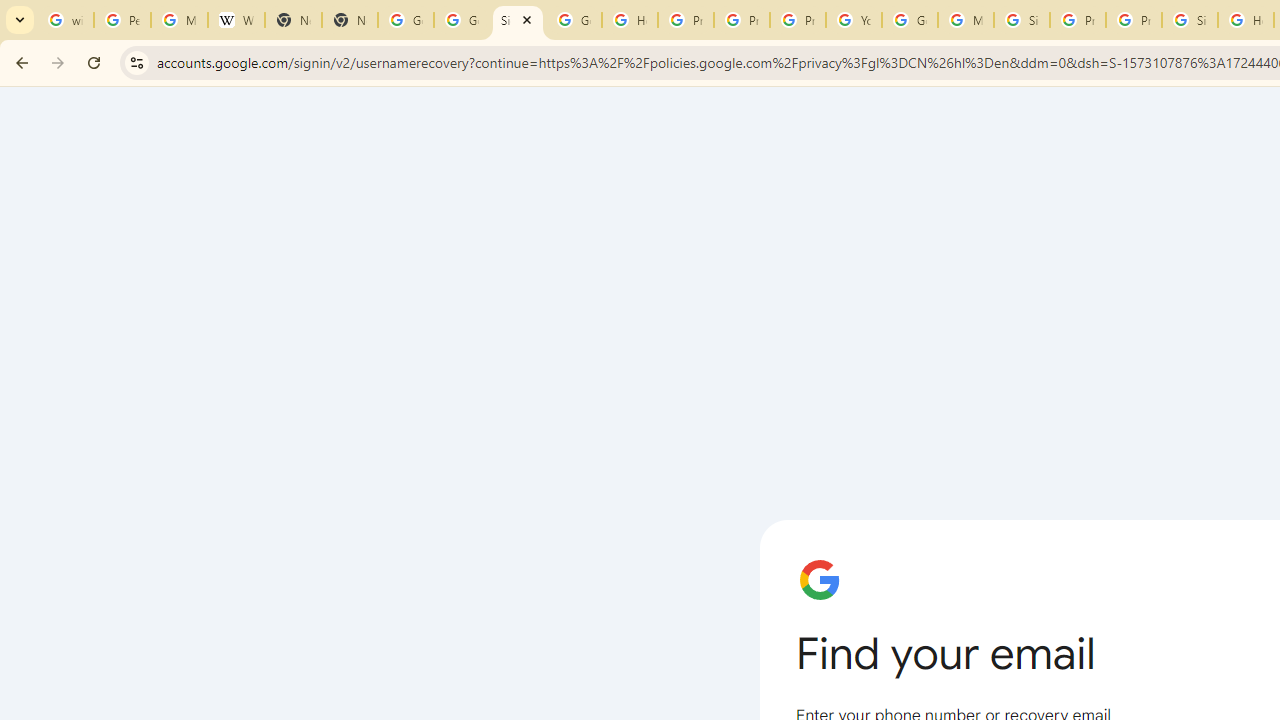 This screenshot has height=720, width=1280. What do you see at coordinates (853, 20) in the screenshot?
I see `'YouTube'` at bounding box center [853, 20].